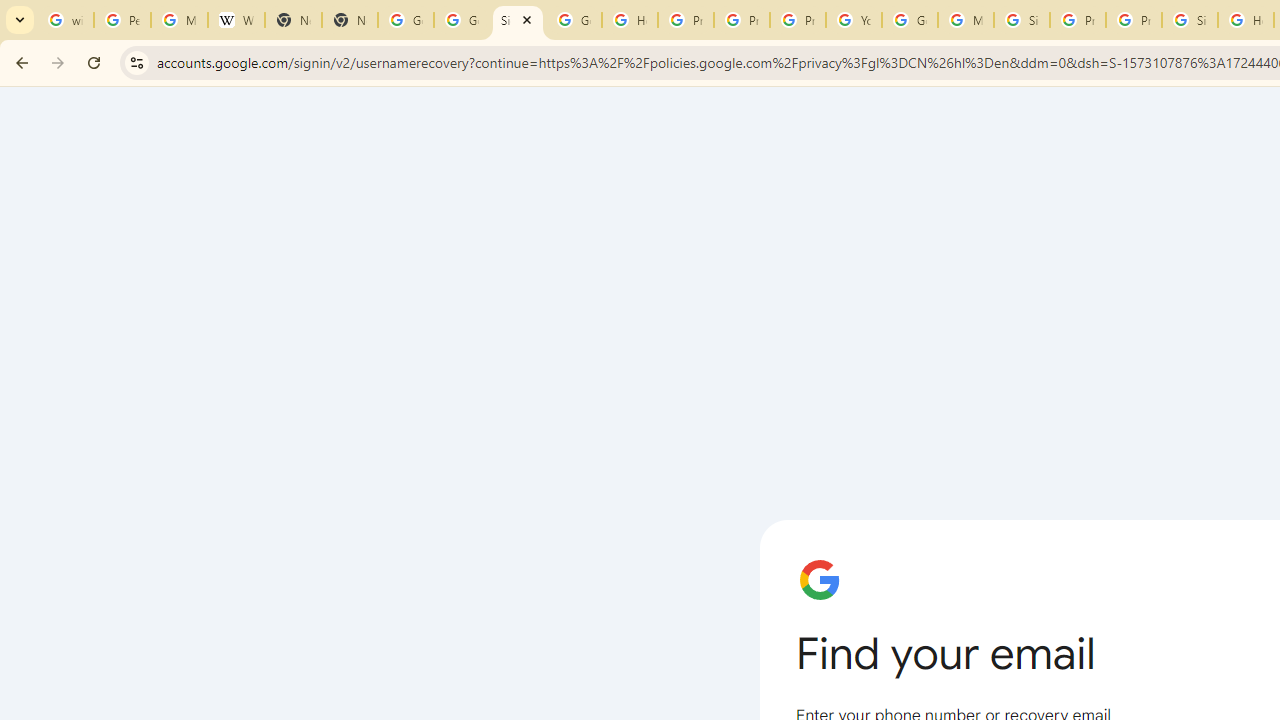 This screenshot has height=720, width=1280. What do you see at coordinates (853, 20) in the screenshot?
I see `'YouTube'` at bounding box center [853, 20].